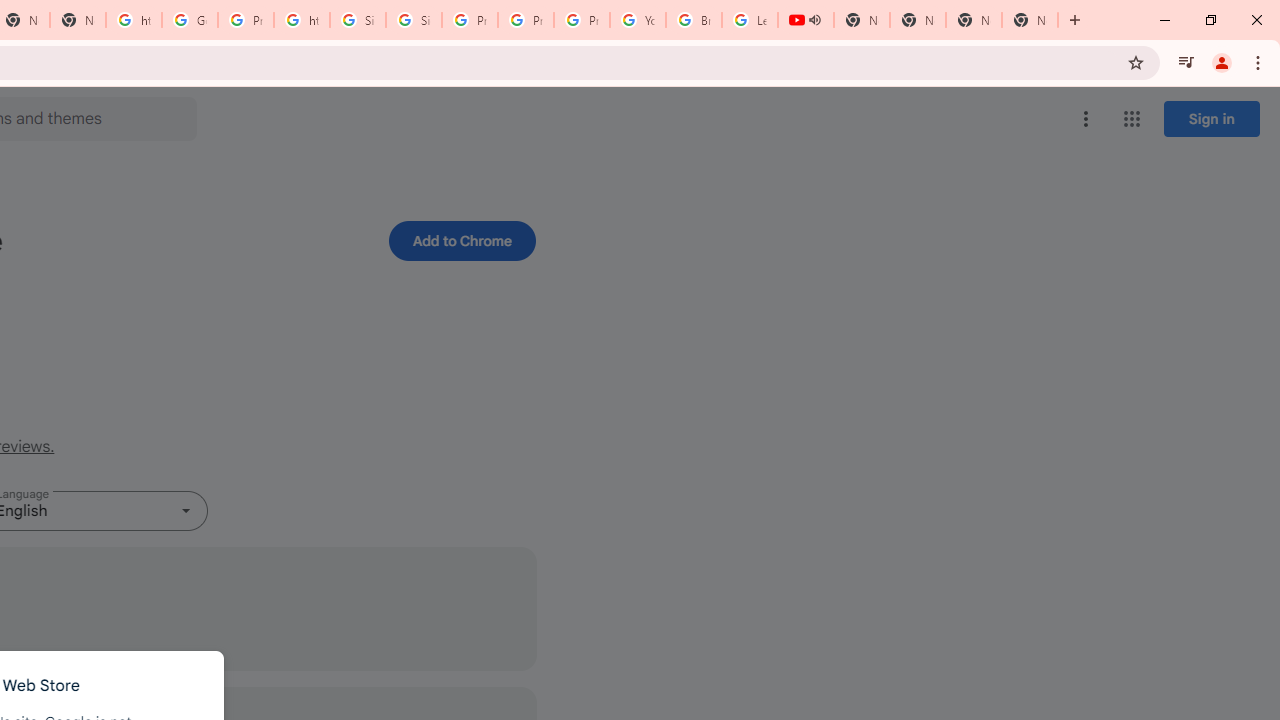 This screenshot has height=720, width=1280. I want to click on 'Sign in - Google Accounts', so click(358, 20).